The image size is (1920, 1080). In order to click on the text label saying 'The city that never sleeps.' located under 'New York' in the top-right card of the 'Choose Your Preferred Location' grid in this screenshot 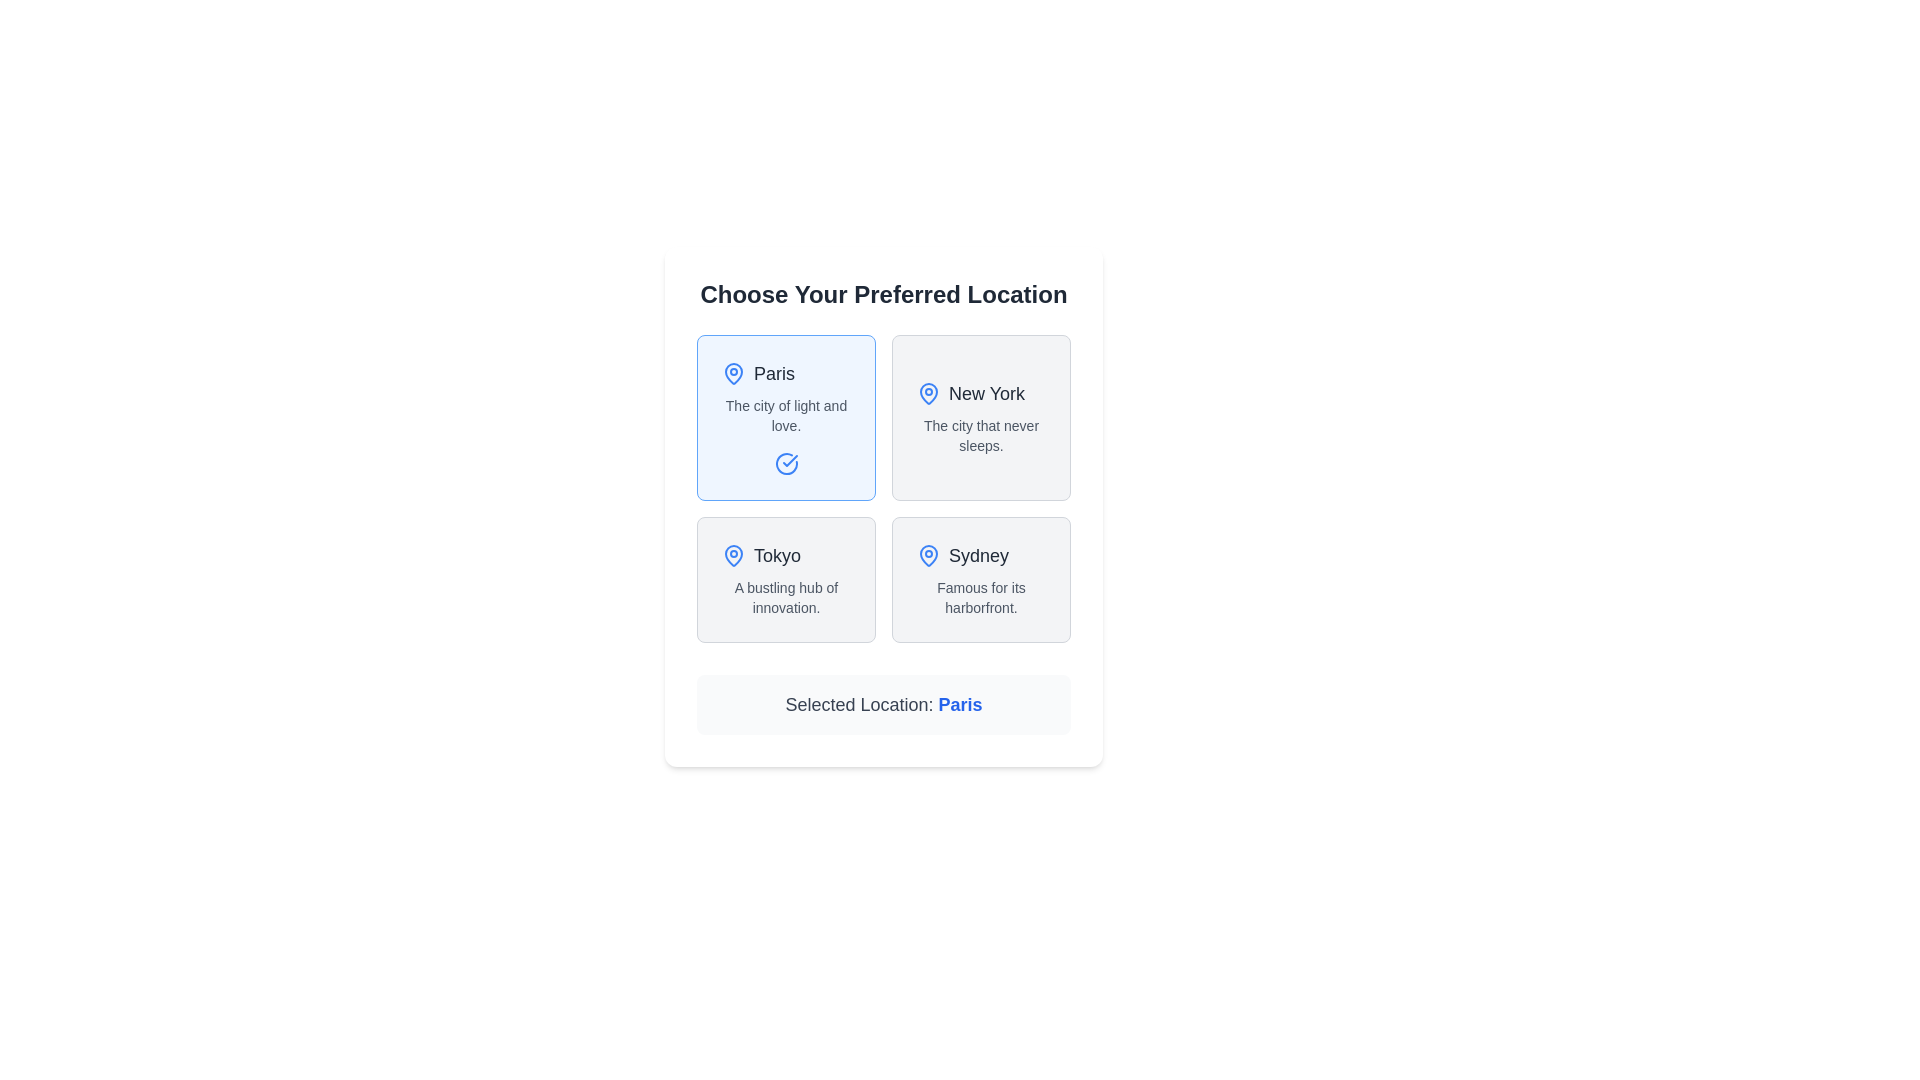, I will do `click(981, 434)`.